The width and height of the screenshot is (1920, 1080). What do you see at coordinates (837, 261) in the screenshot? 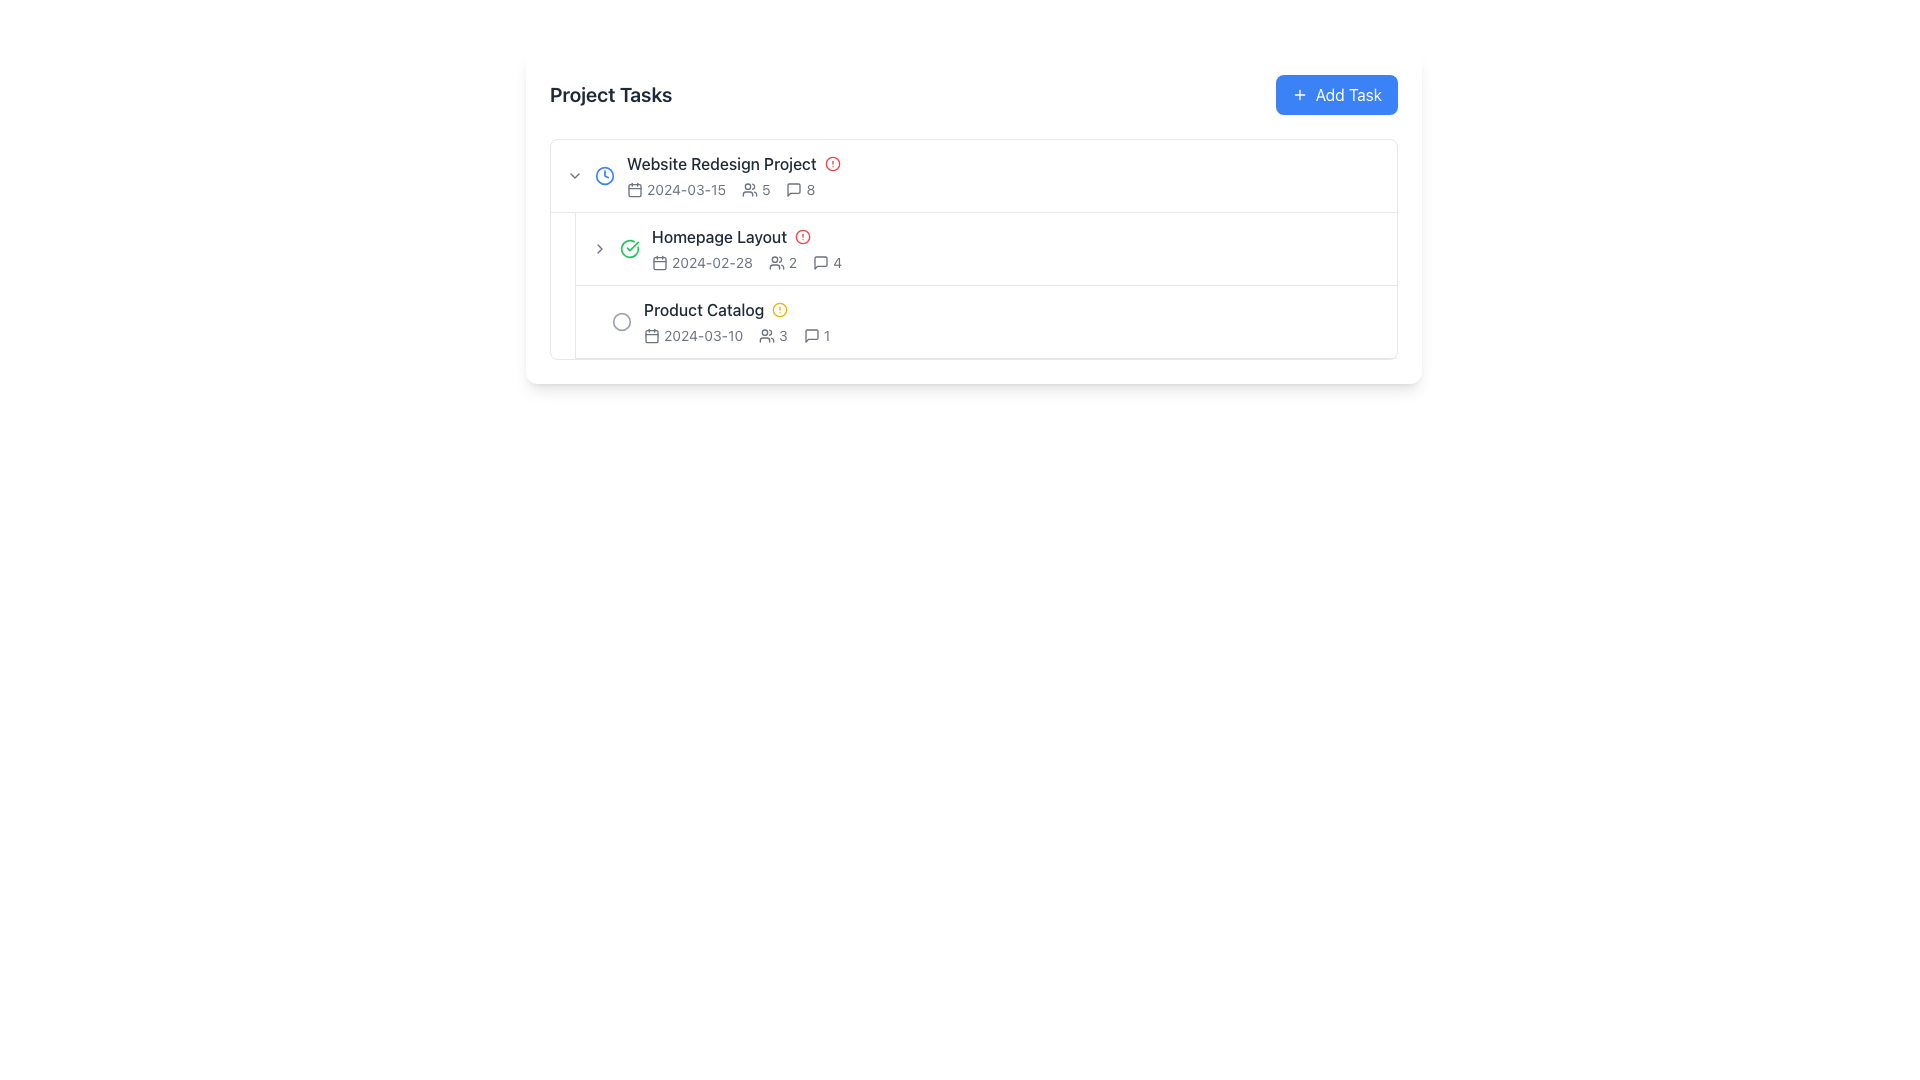
I see `the numeral '4' displayed in a small, bold font, which is the Counter Label adjacent to a speech bubble icon in the 'Homepage Layout' task row` at bounding box center [837, 261].